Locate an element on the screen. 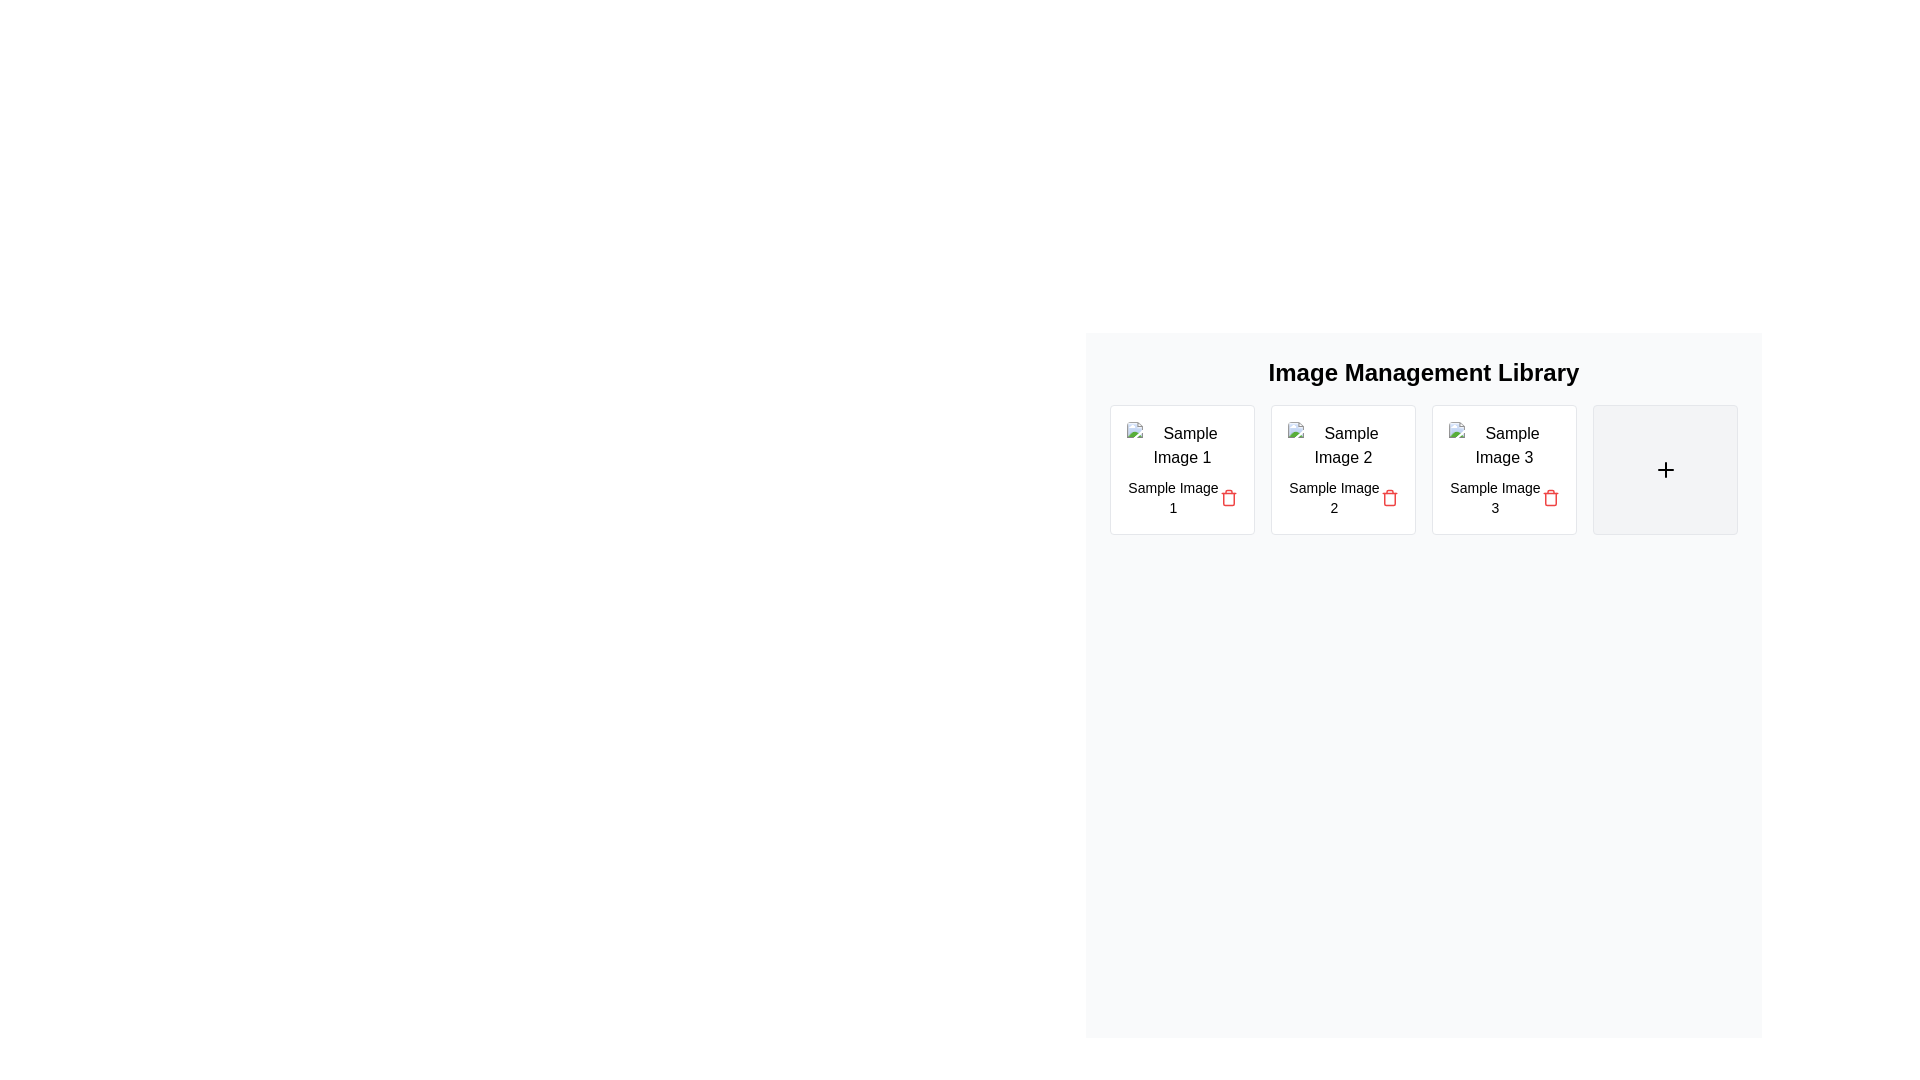 This screenshot has width=1920, height=1080. the delete button located at the bottom-right of the 'Sample Image 2' card is located at coordinates (1389, 496).